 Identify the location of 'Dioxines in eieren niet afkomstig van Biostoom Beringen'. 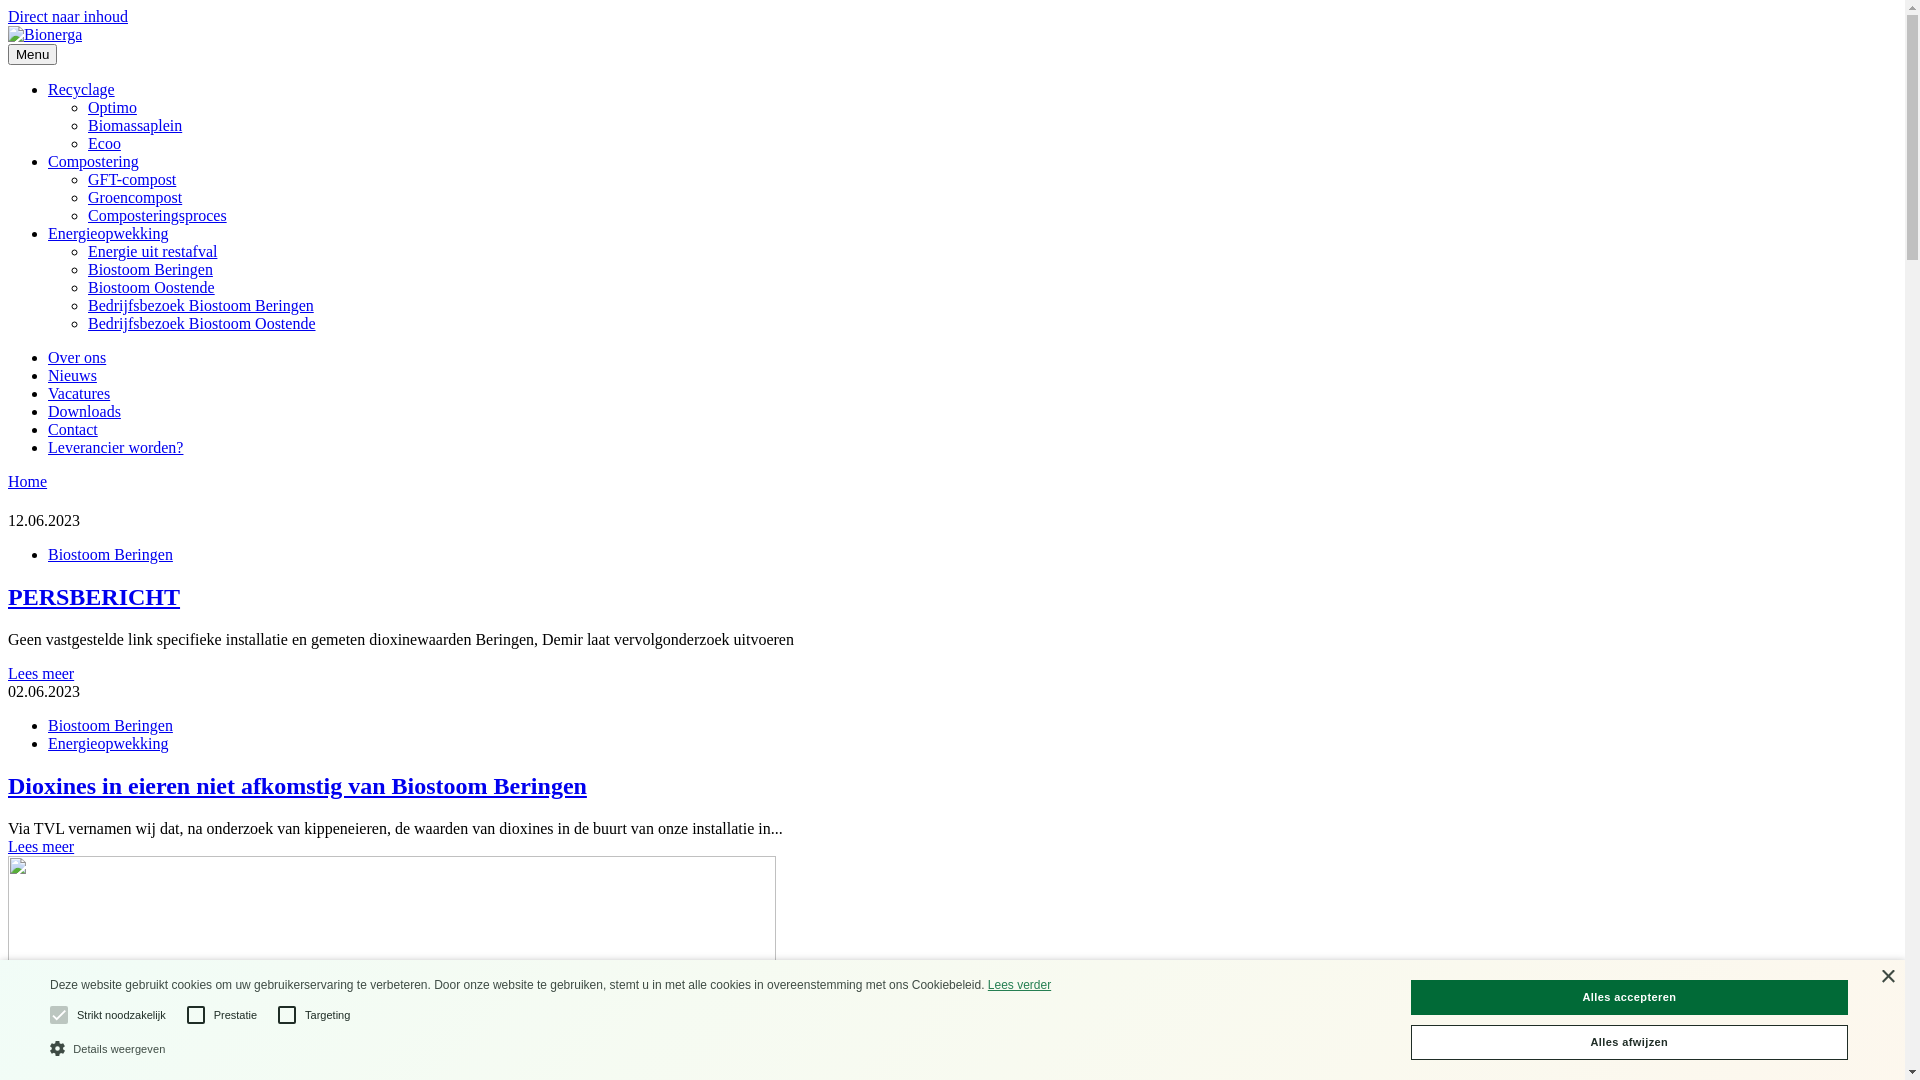
(951, 785).